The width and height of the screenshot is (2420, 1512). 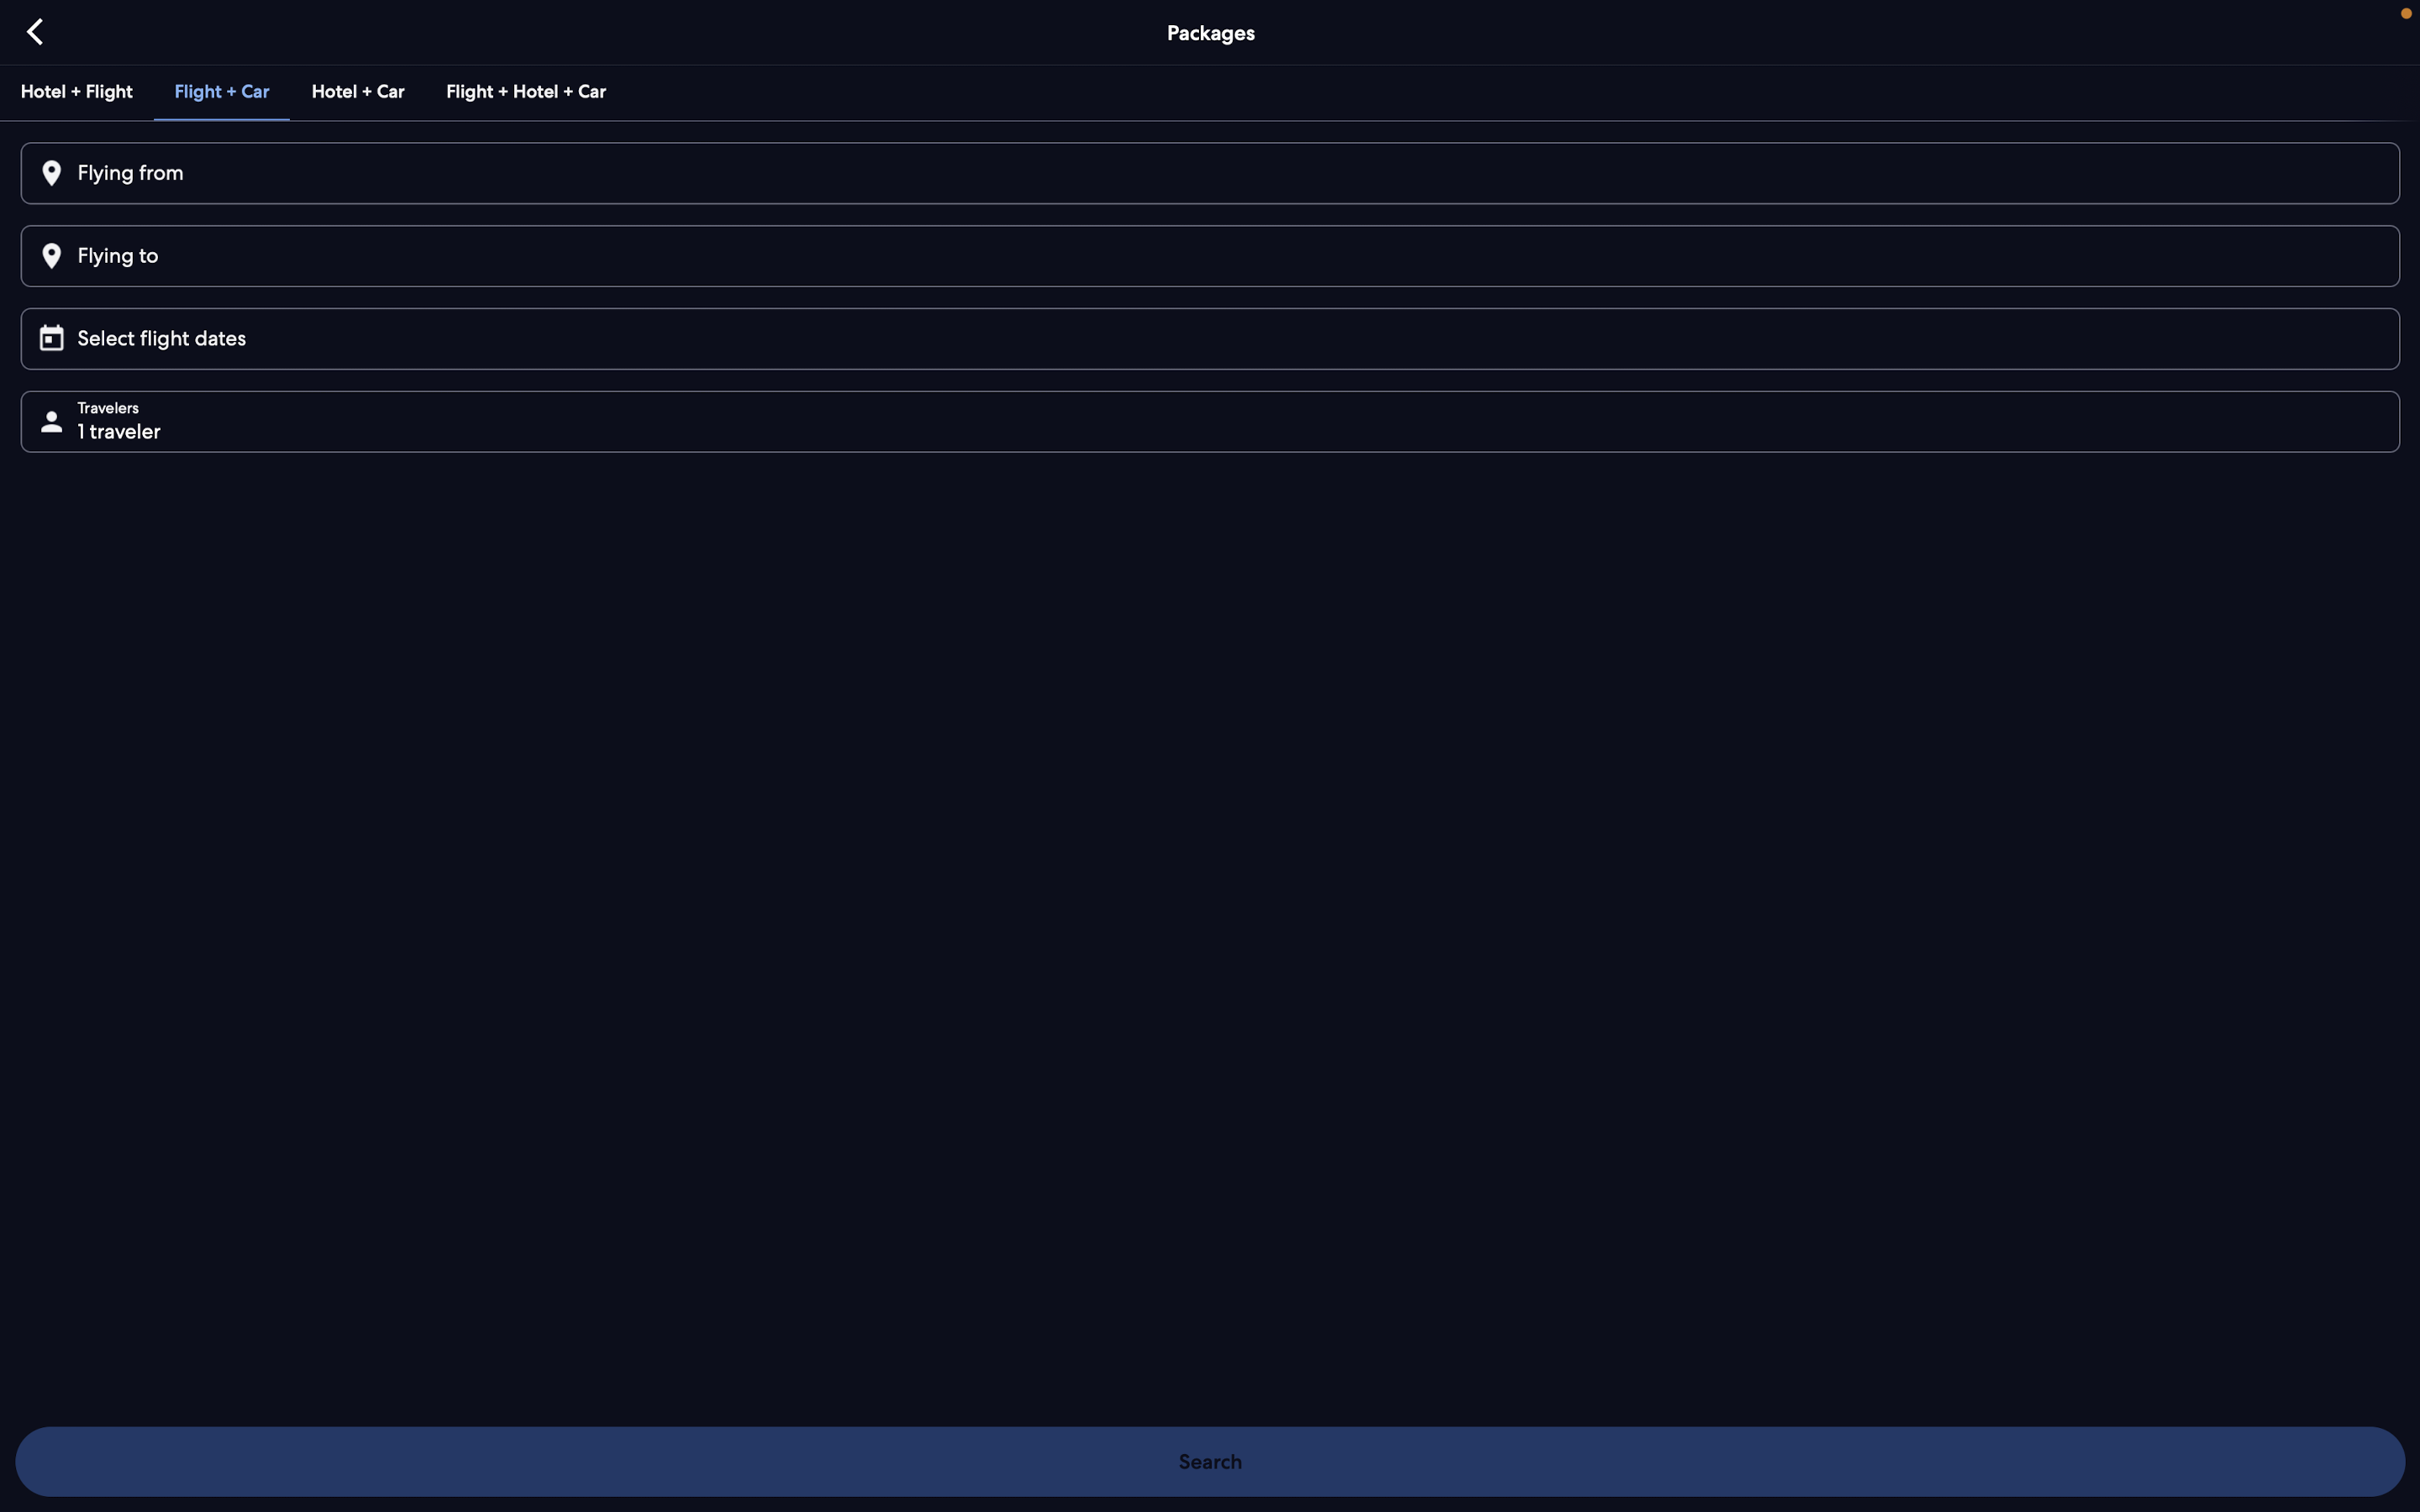 I want to click on the bundle option for flight, hotel, and car rental, so click(x=523, y=90).